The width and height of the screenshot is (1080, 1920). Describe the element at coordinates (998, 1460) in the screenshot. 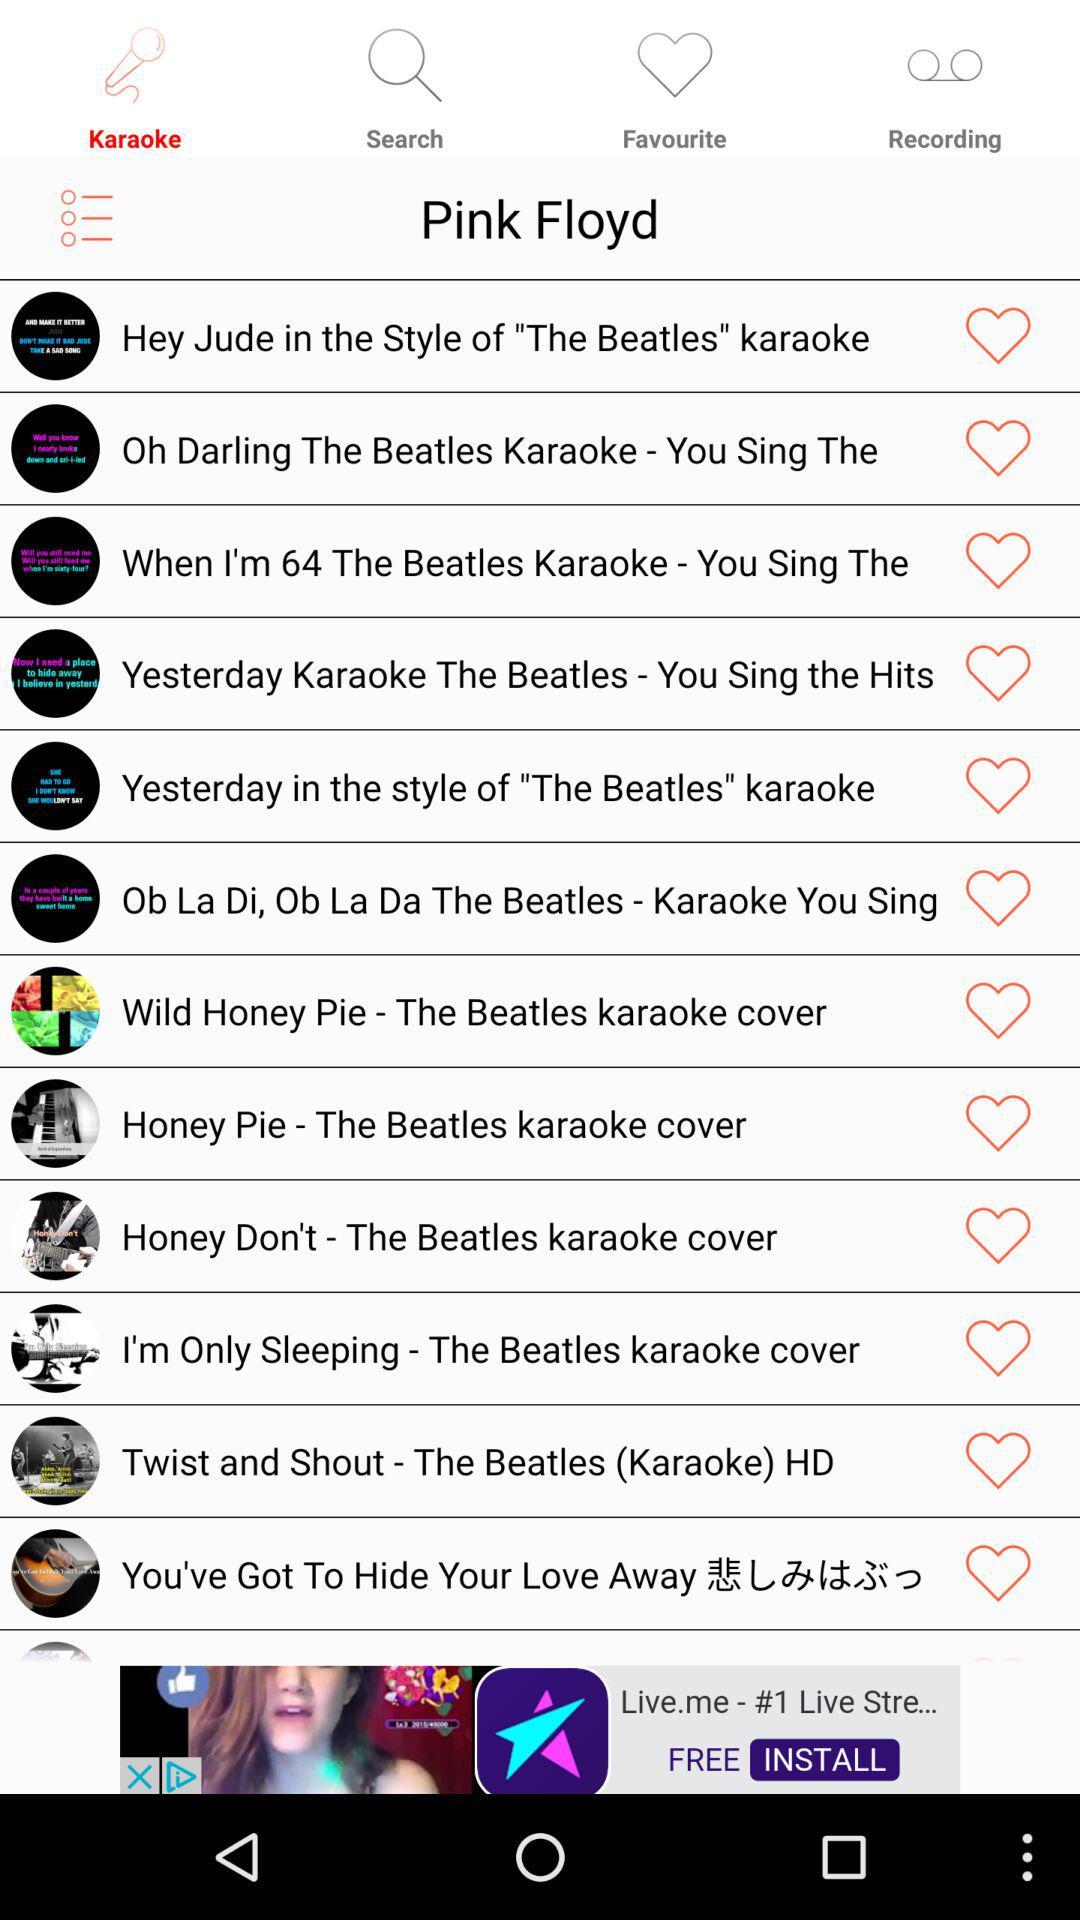

I see `like song` at that location.